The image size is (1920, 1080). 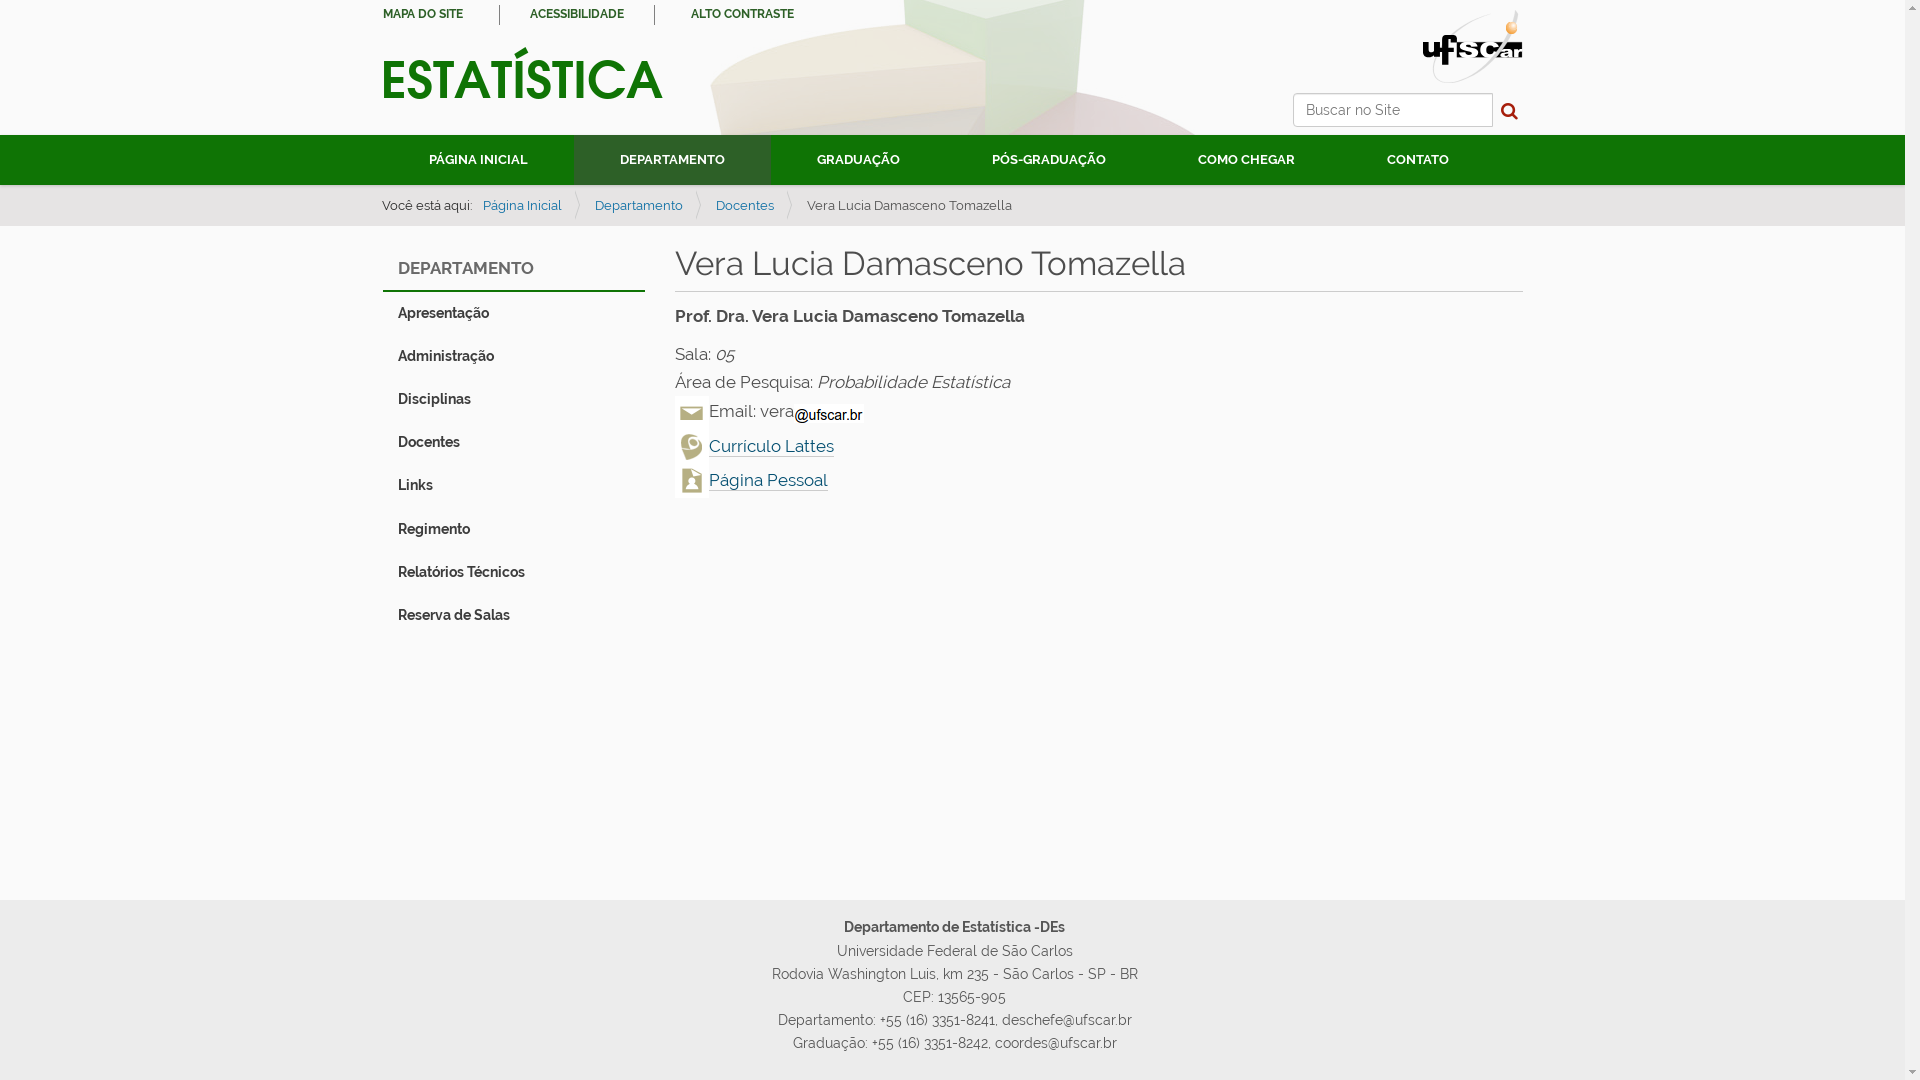 What do you see at coordinates (1245, 158) in the screenshot?
I see `'COMO CHEGAR'` at bounding box center [1245, 158].